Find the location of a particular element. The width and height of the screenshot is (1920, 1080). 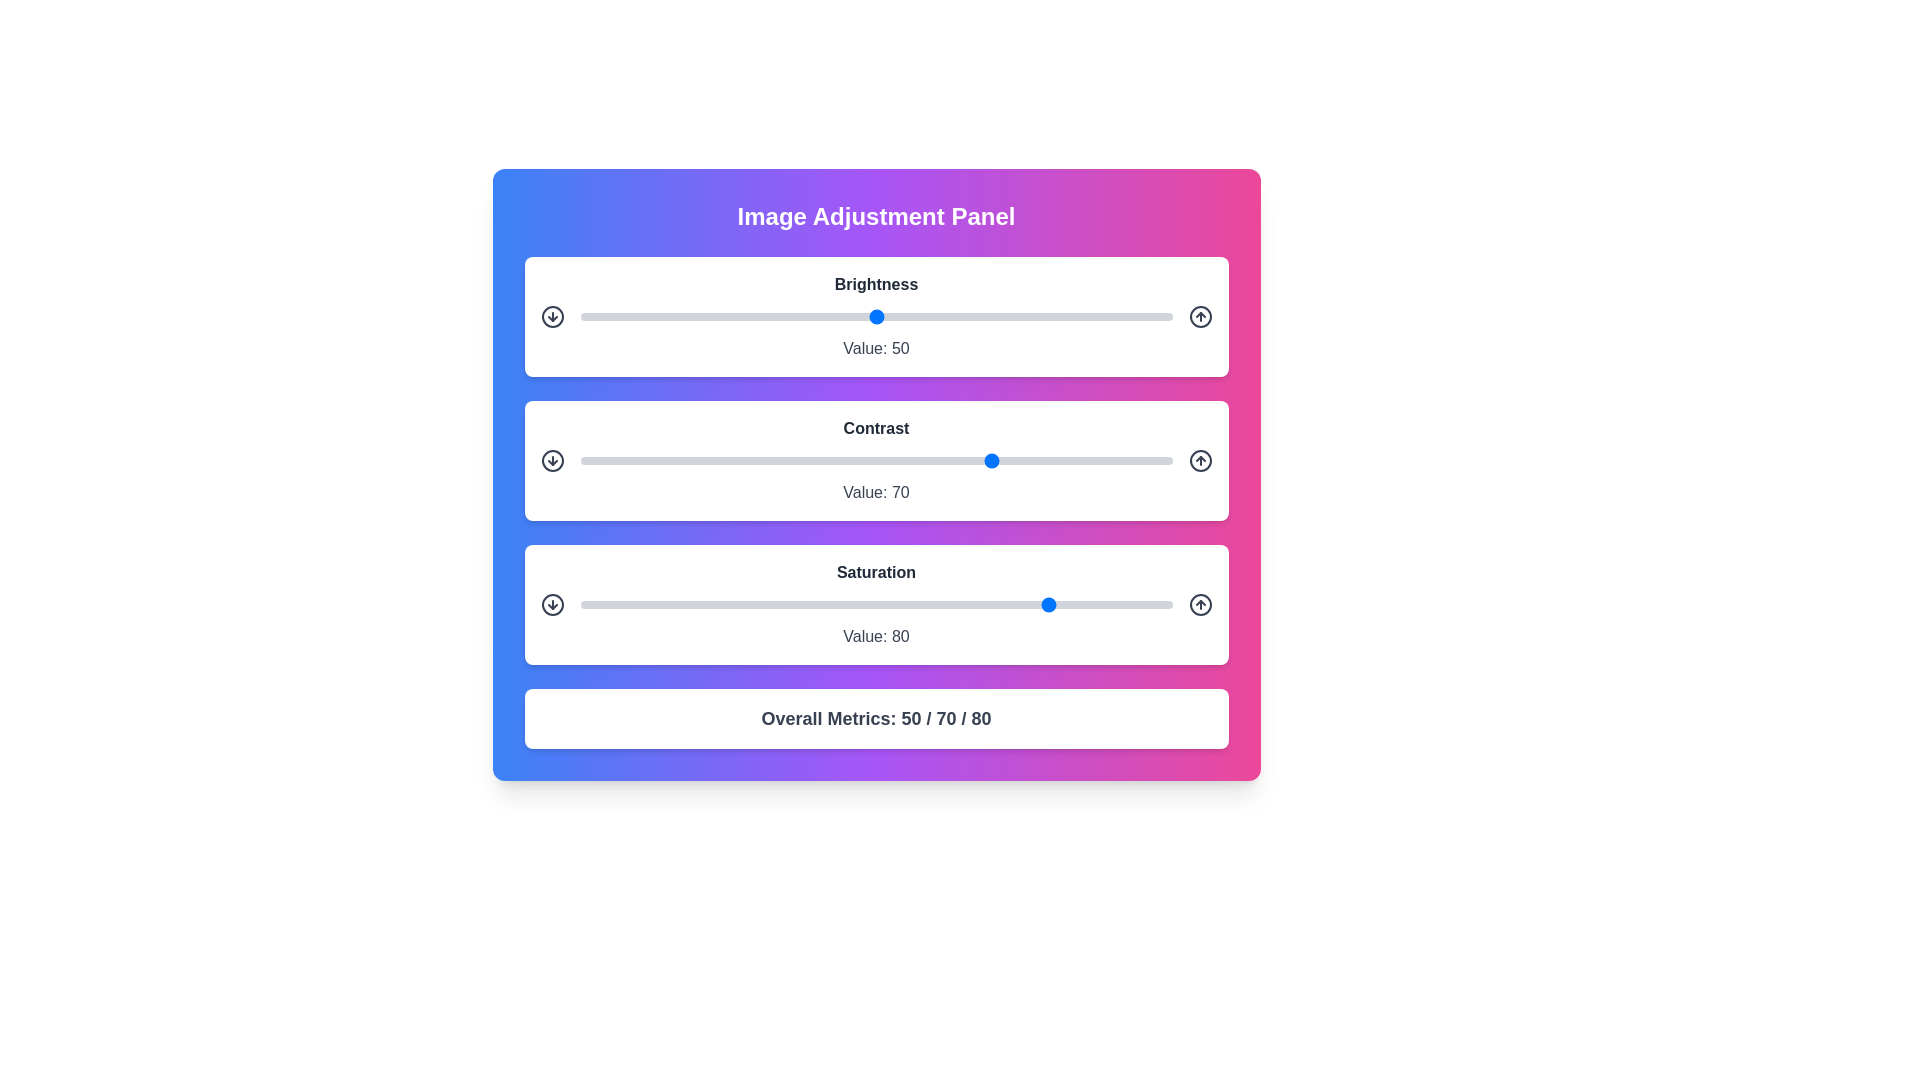

brightness is located at coordinates (1059, 315).